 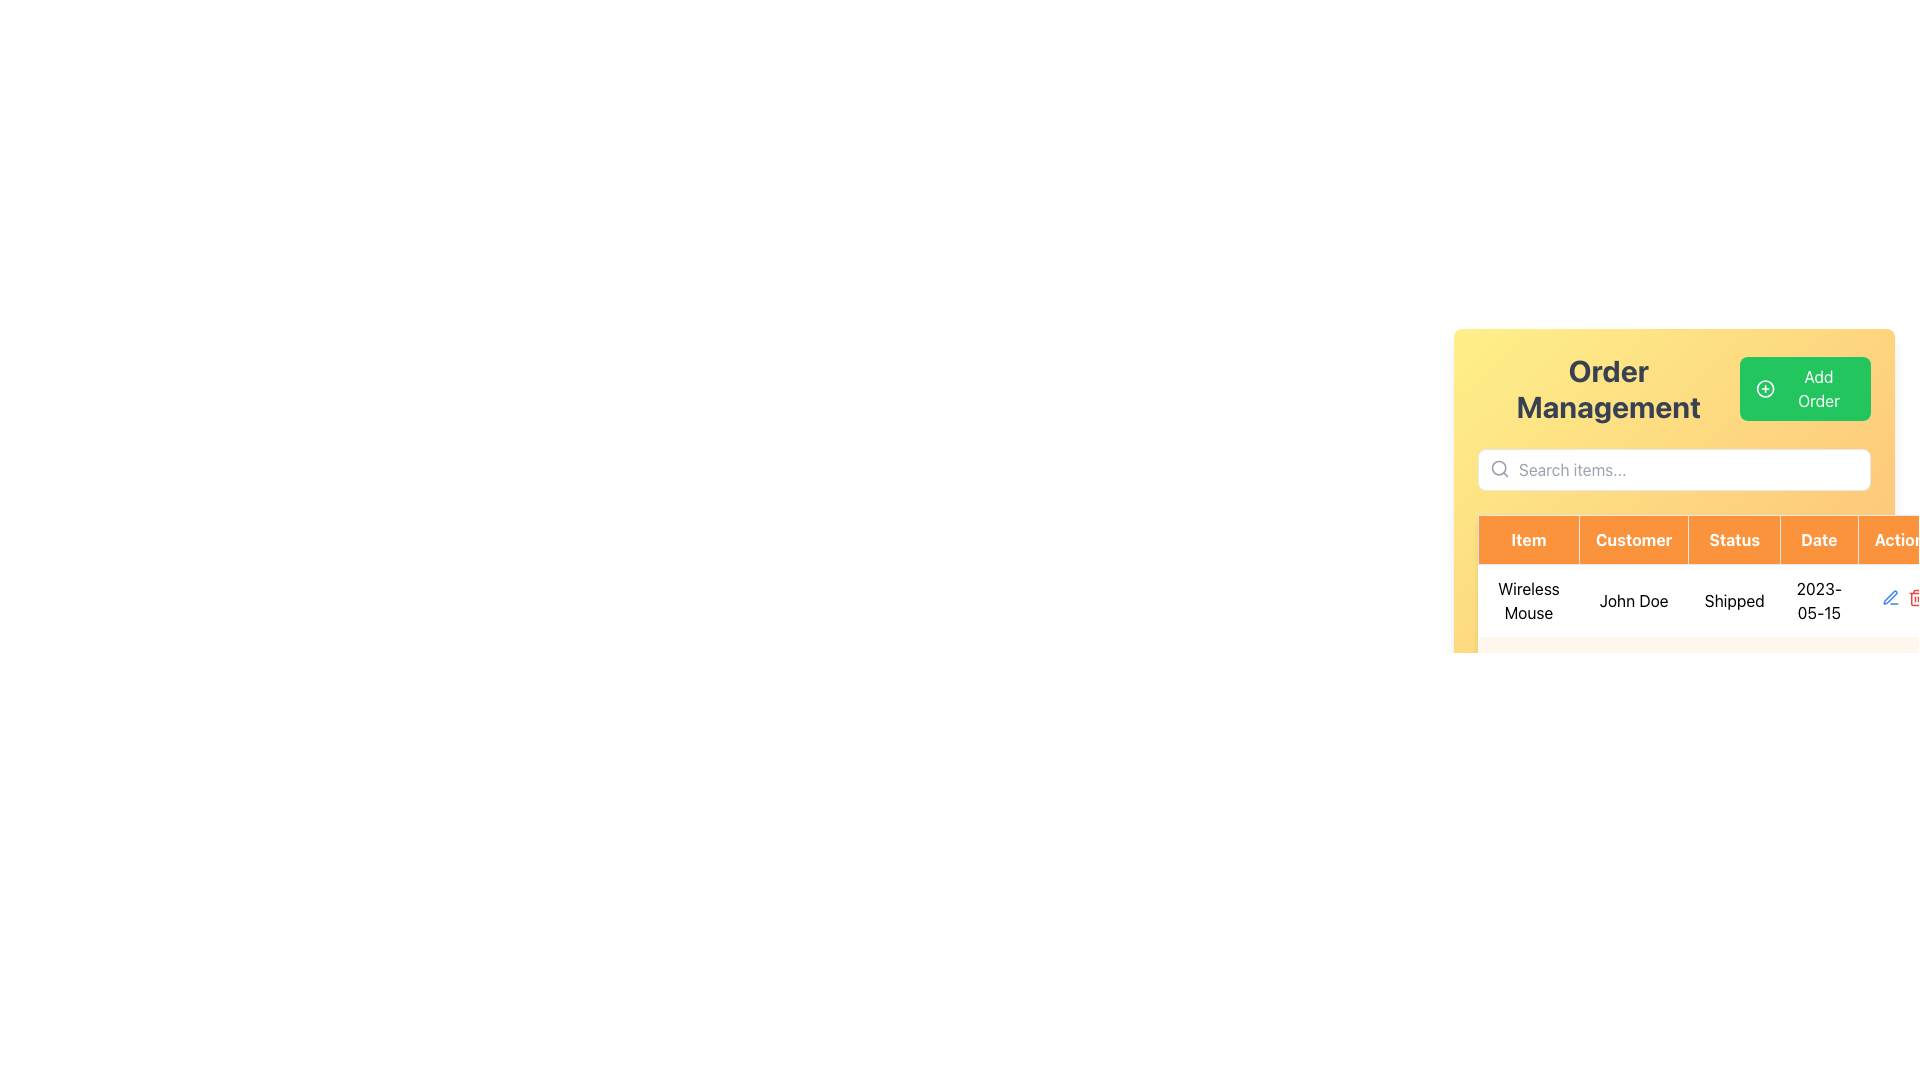 I want to click on the static textual content indicating the shipping status of the 'Wireless Mouse' entry in the table, which follows 'John Doe' in the 'Customer' column and precedes the 'Date' column, so click(x=1733, y=599).